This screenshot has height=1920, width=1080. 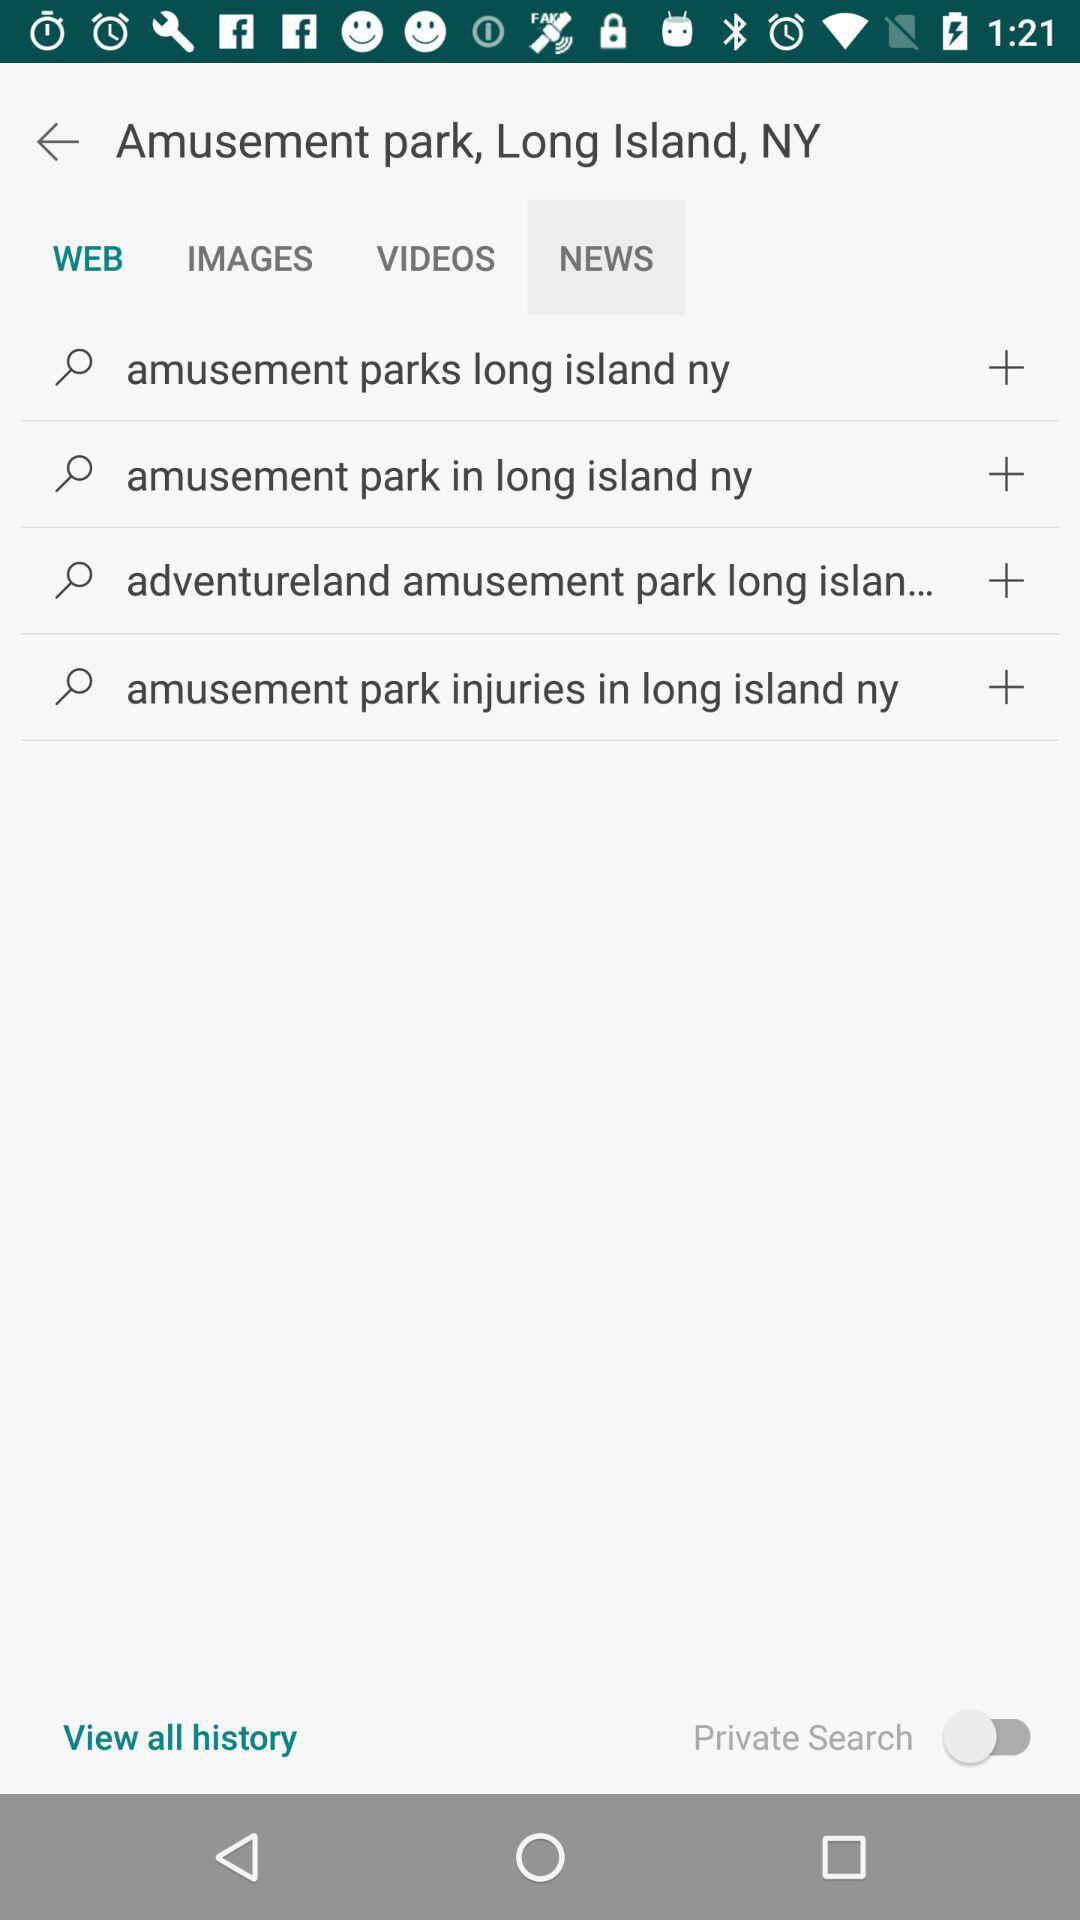 What do you see at coordinates (435, 256) in the screenshot?
I see `videos icon` at bounding box center [435, 256].